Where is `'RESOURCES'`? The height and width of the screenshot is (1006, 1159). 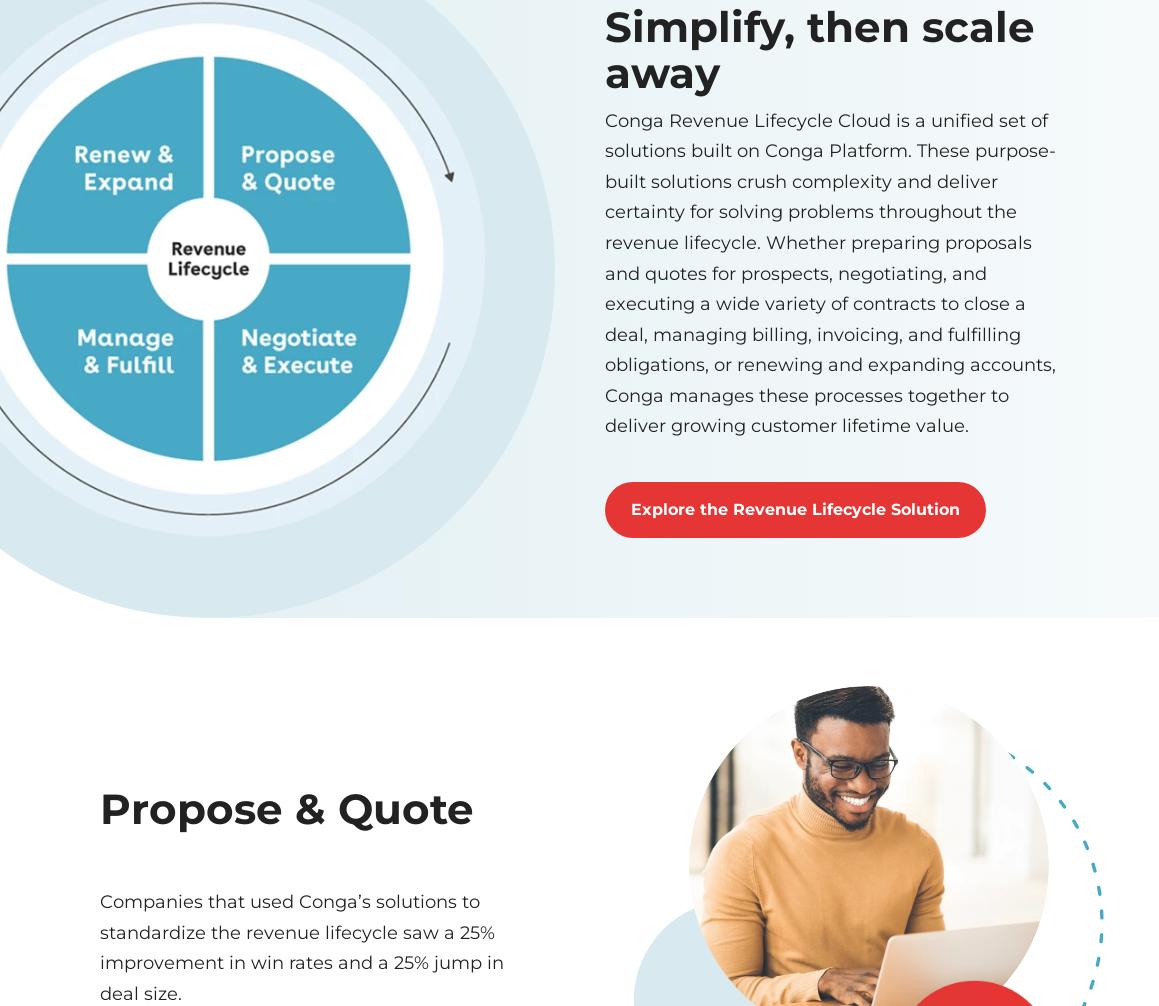
'RESOURCES' is located at coordinates (471, 449).